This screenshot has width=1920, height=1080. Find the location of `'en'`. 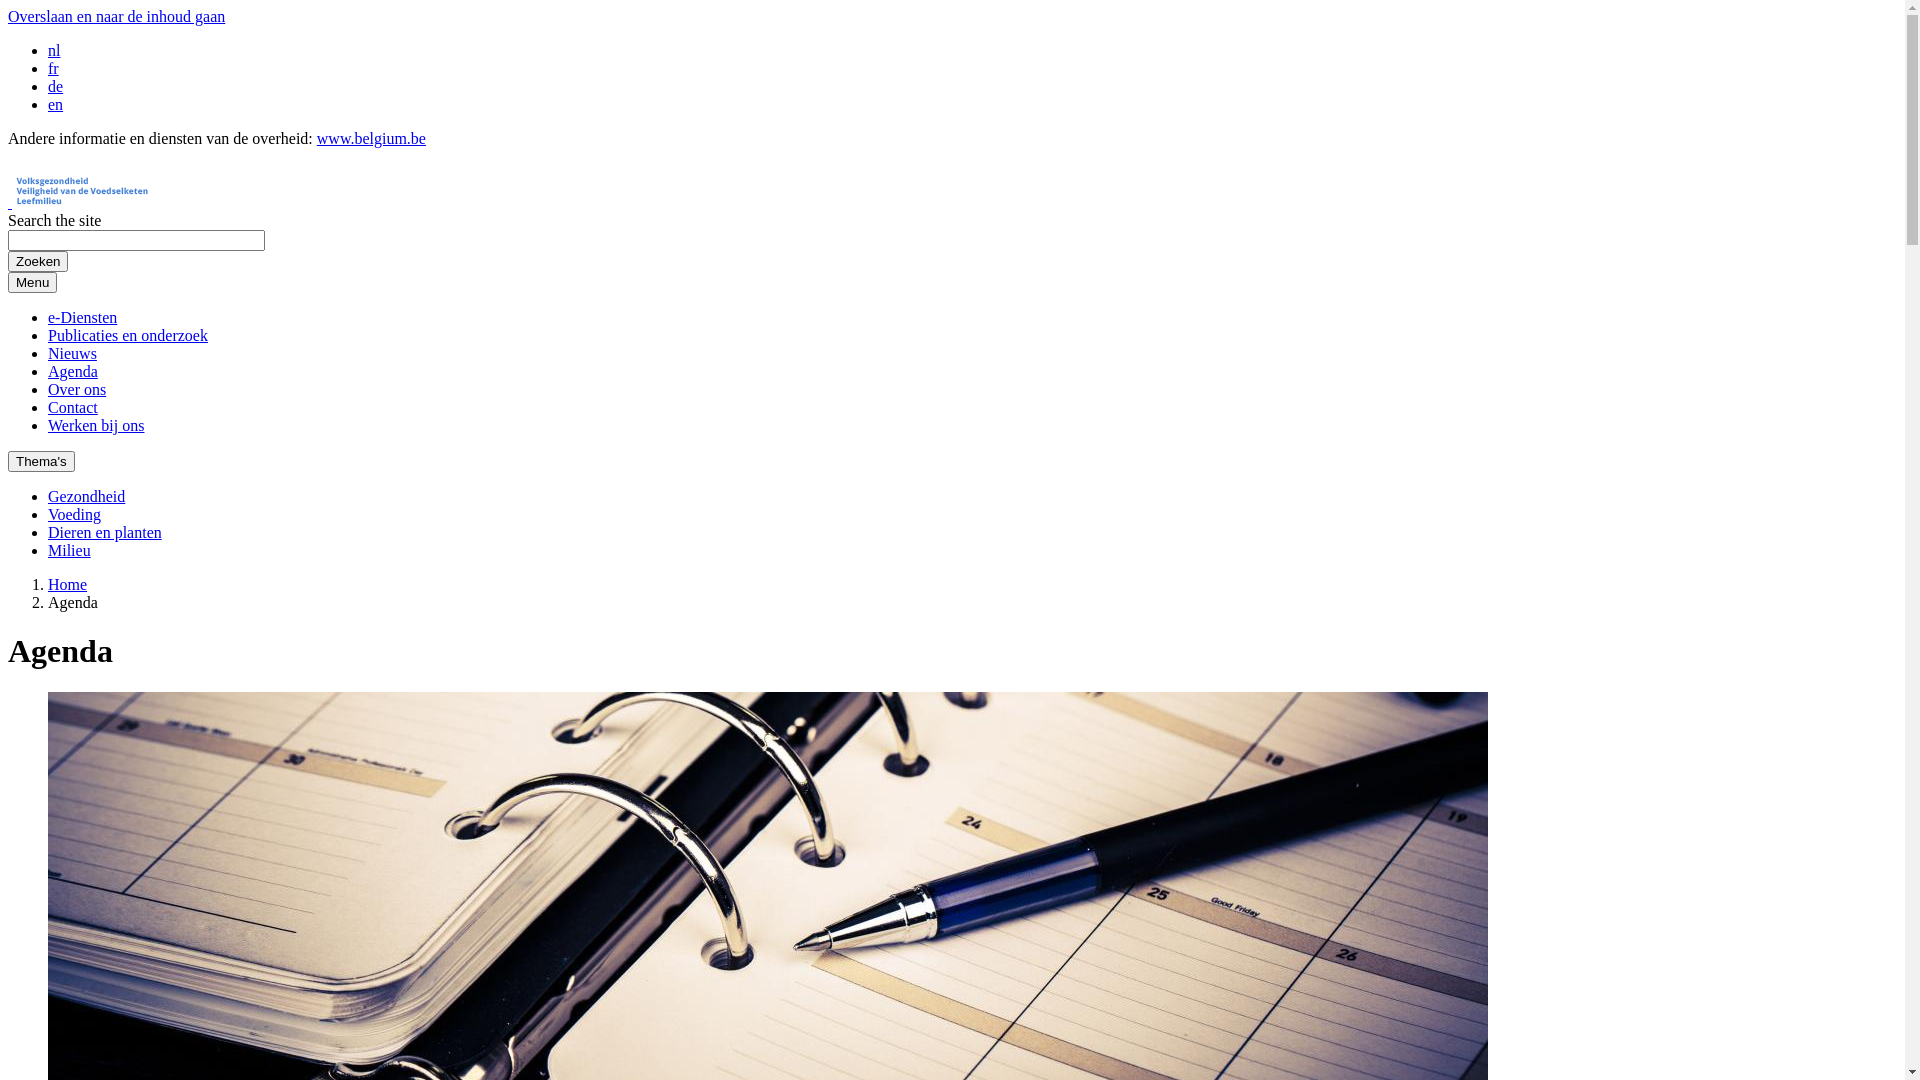

'en' is located at coordinates (55, 104).